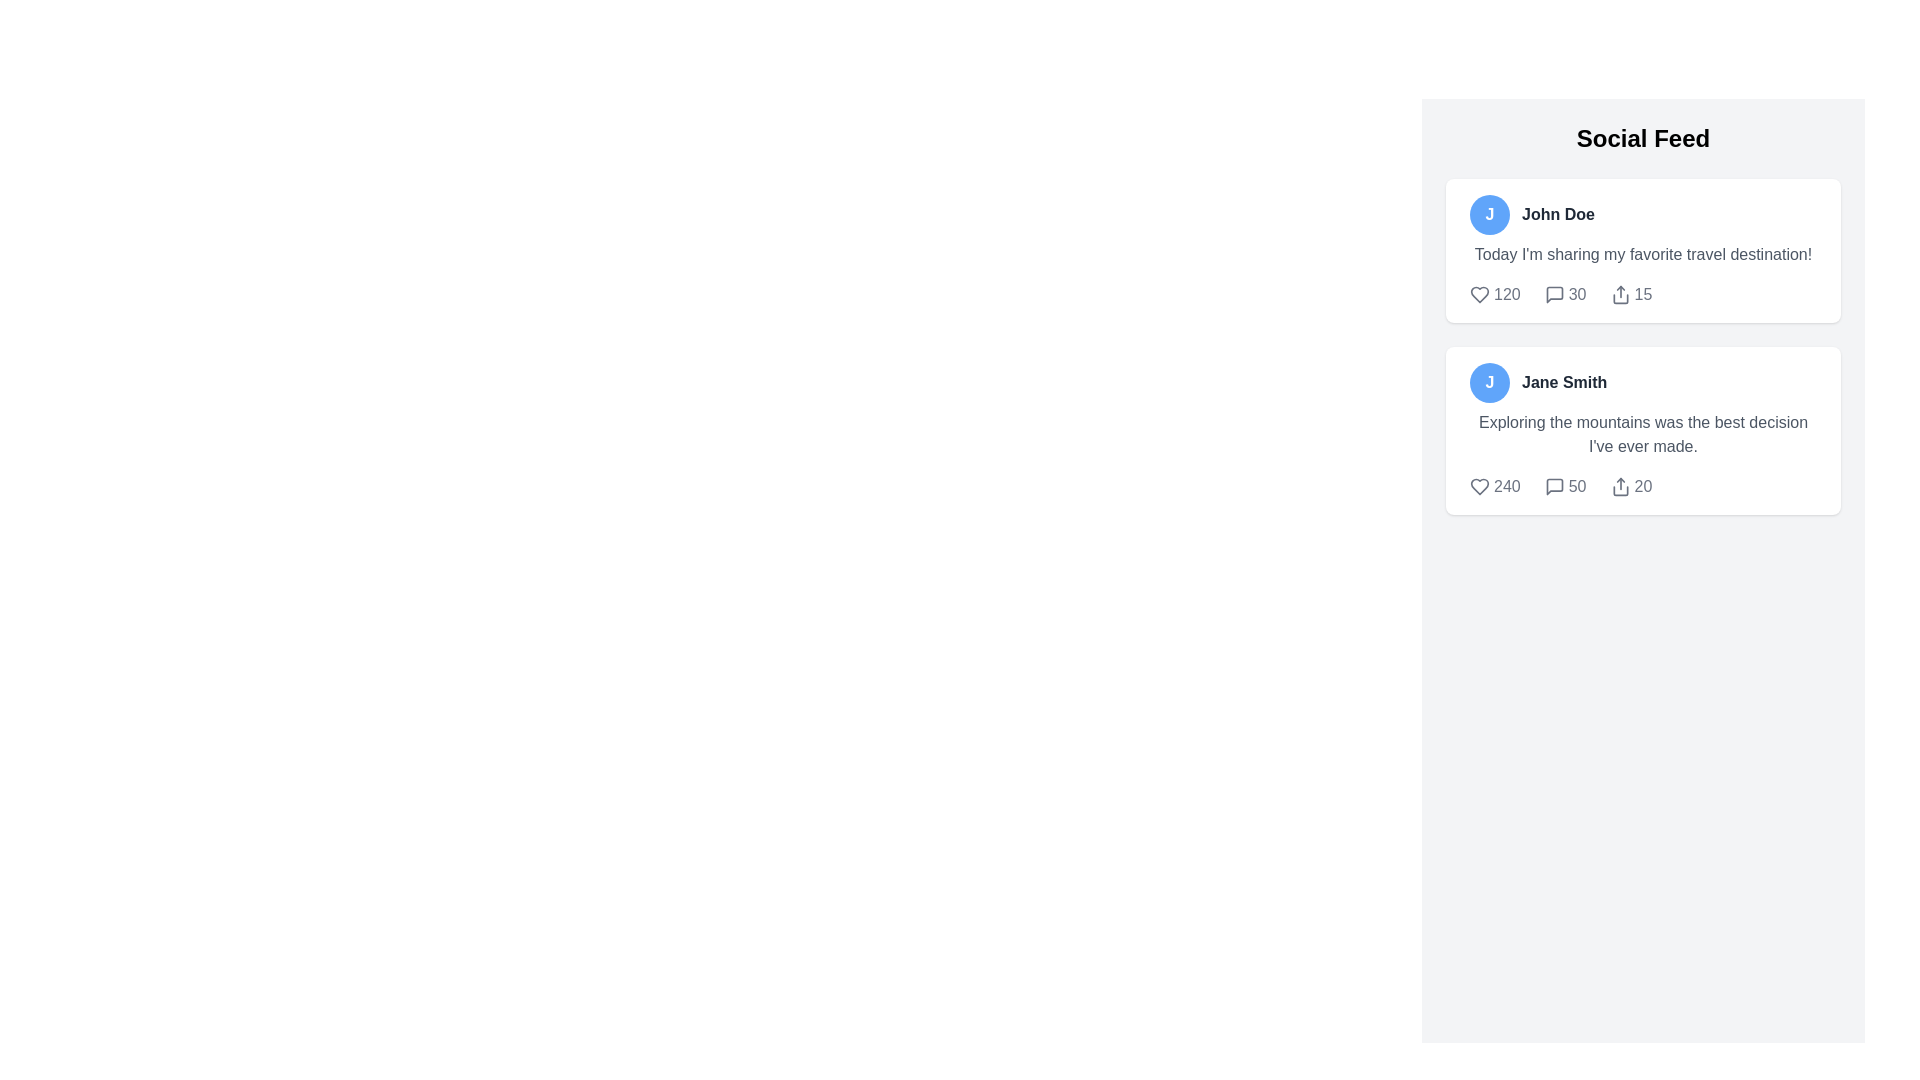  I want to click on the share count text indicating the number of shares for Jane Smith's post, so click(1643, 486).